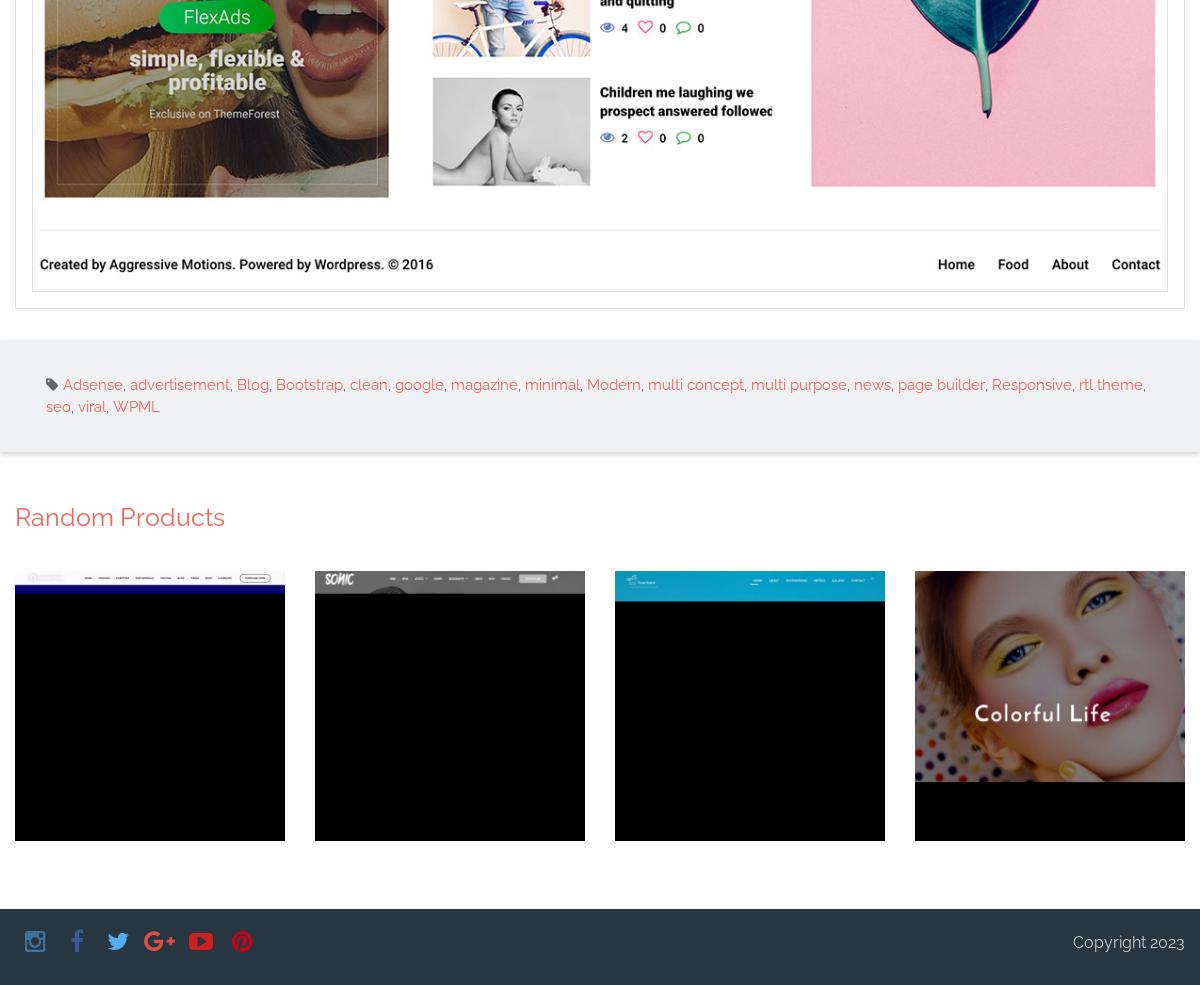 This screenshot has height=985, width=1200. What do you see at coordinates (749, 699) in the screenshot?
I see `'Composer'` at bounding box center [749, 699].